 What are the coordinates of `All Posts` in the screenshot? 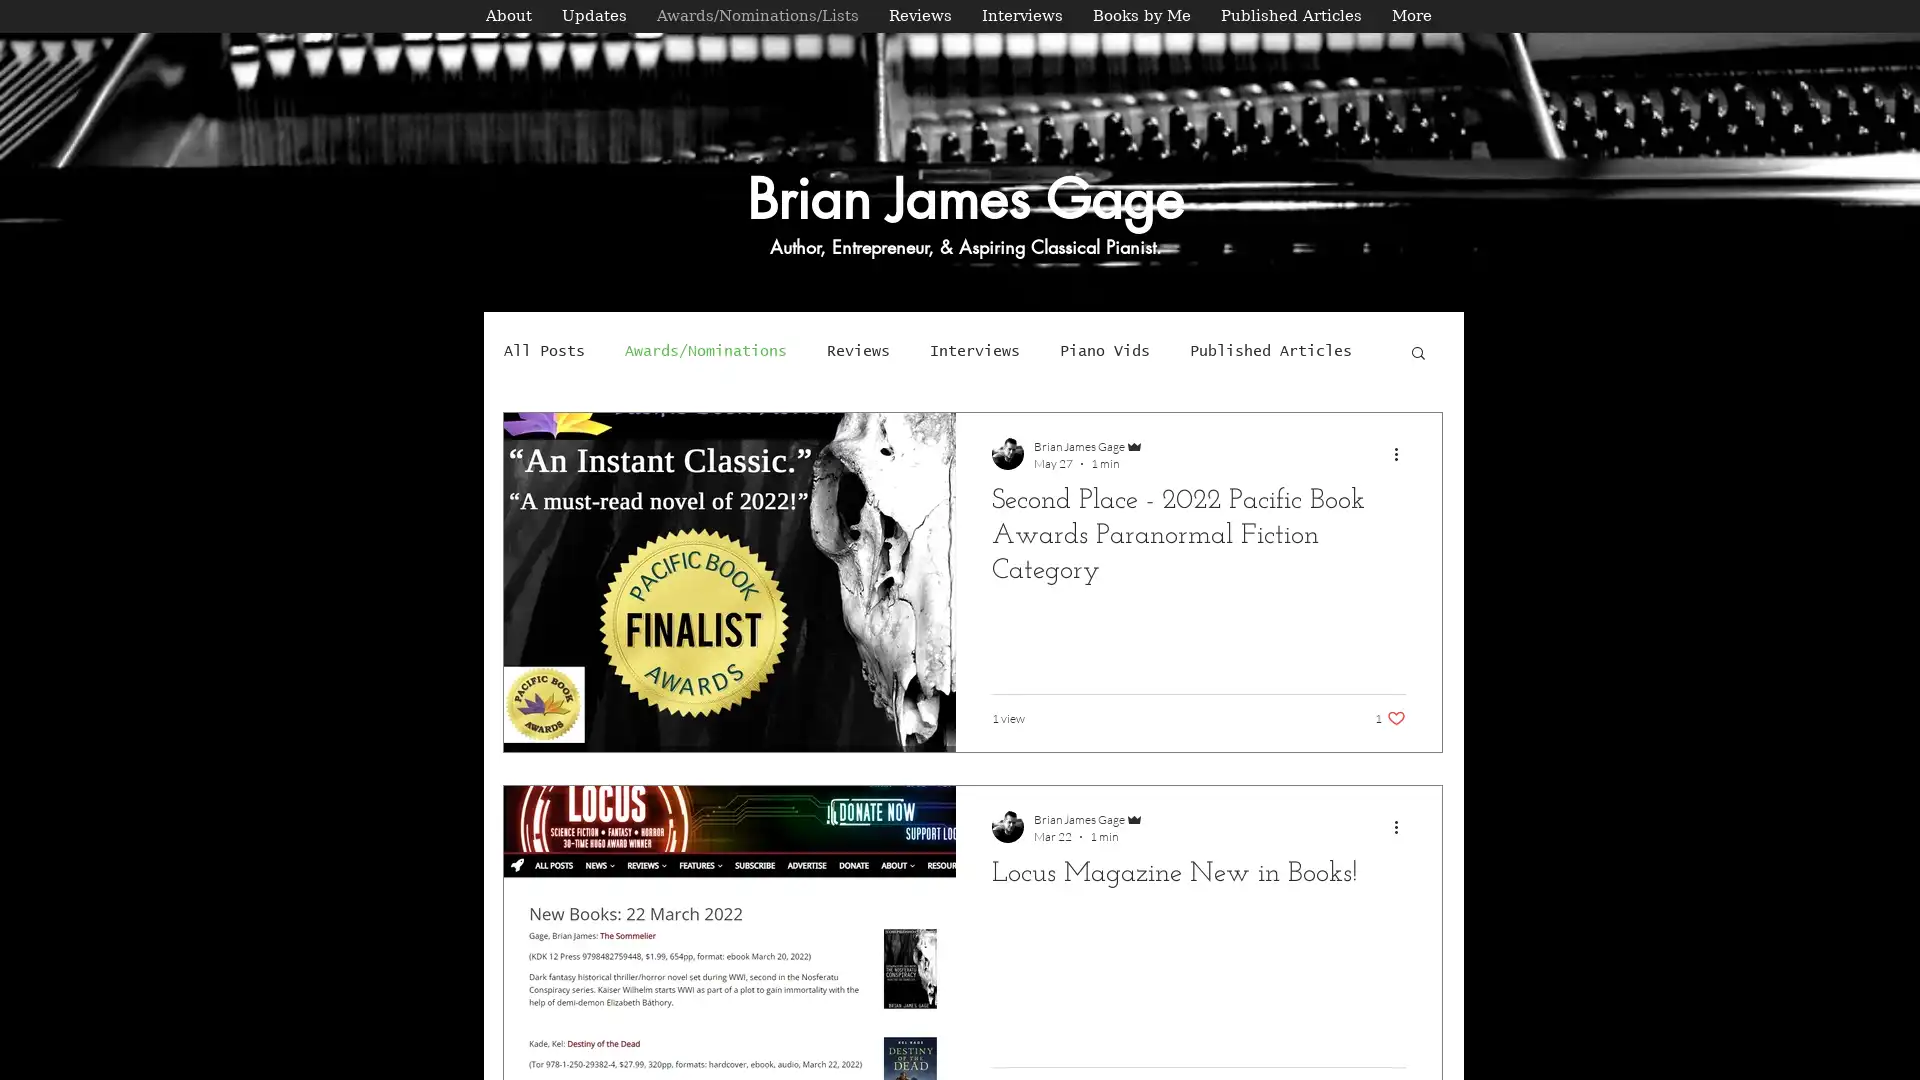 It's located at (544, 350).